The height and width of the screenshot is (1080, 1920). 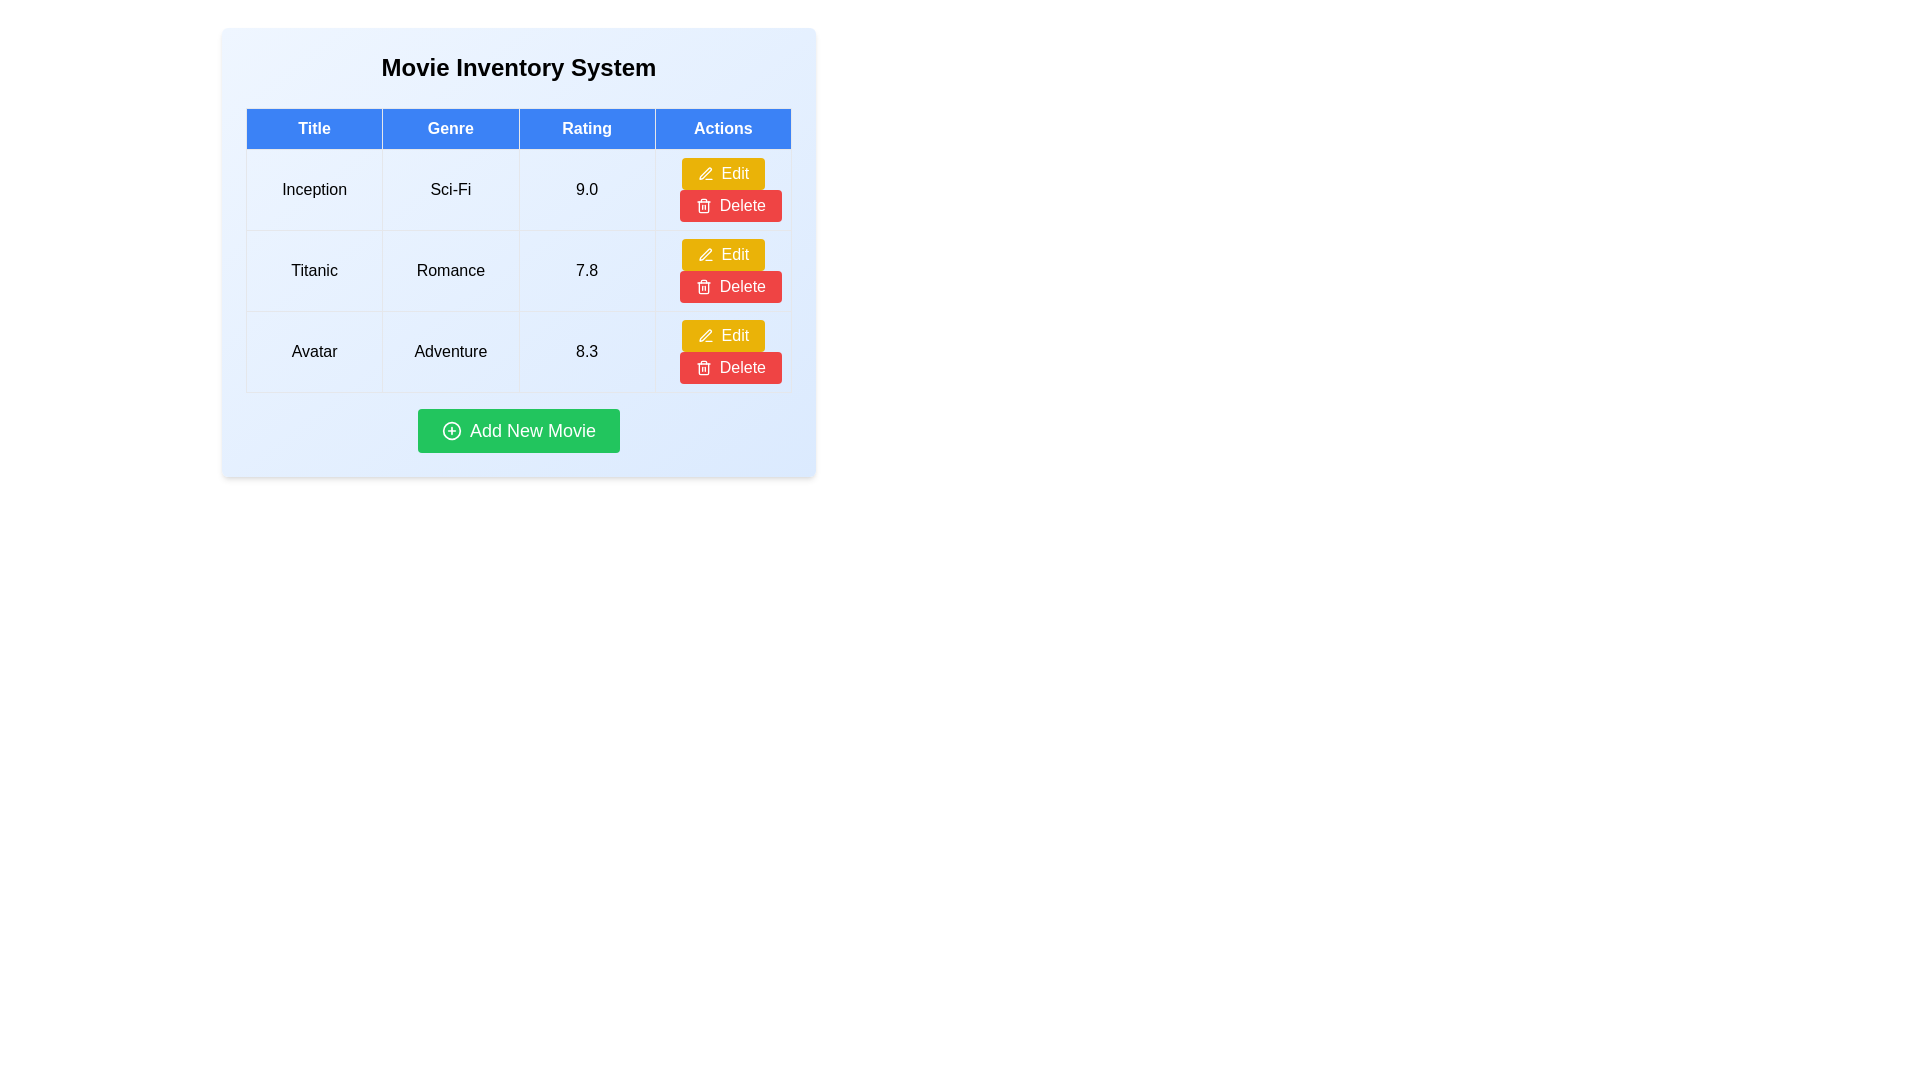 What do you see at coordinates (722, 350) in the screenshot?
I see `the button group located in the 'Actions' column of the last row associated with 'Avatar Adventure 8.3'` at bounding box center [722, 350].